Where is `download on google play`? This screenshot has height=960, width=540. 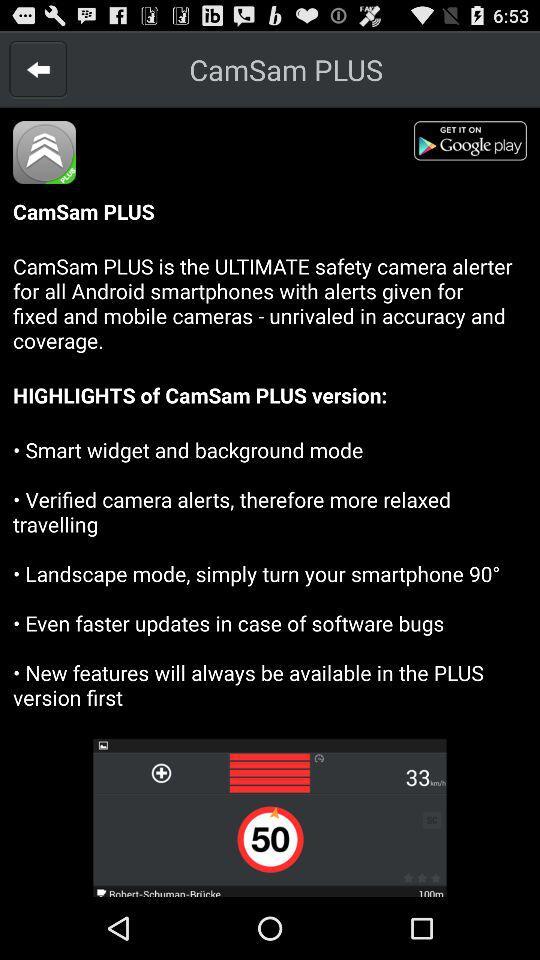
download on google play is located at coordinates (475, 143).